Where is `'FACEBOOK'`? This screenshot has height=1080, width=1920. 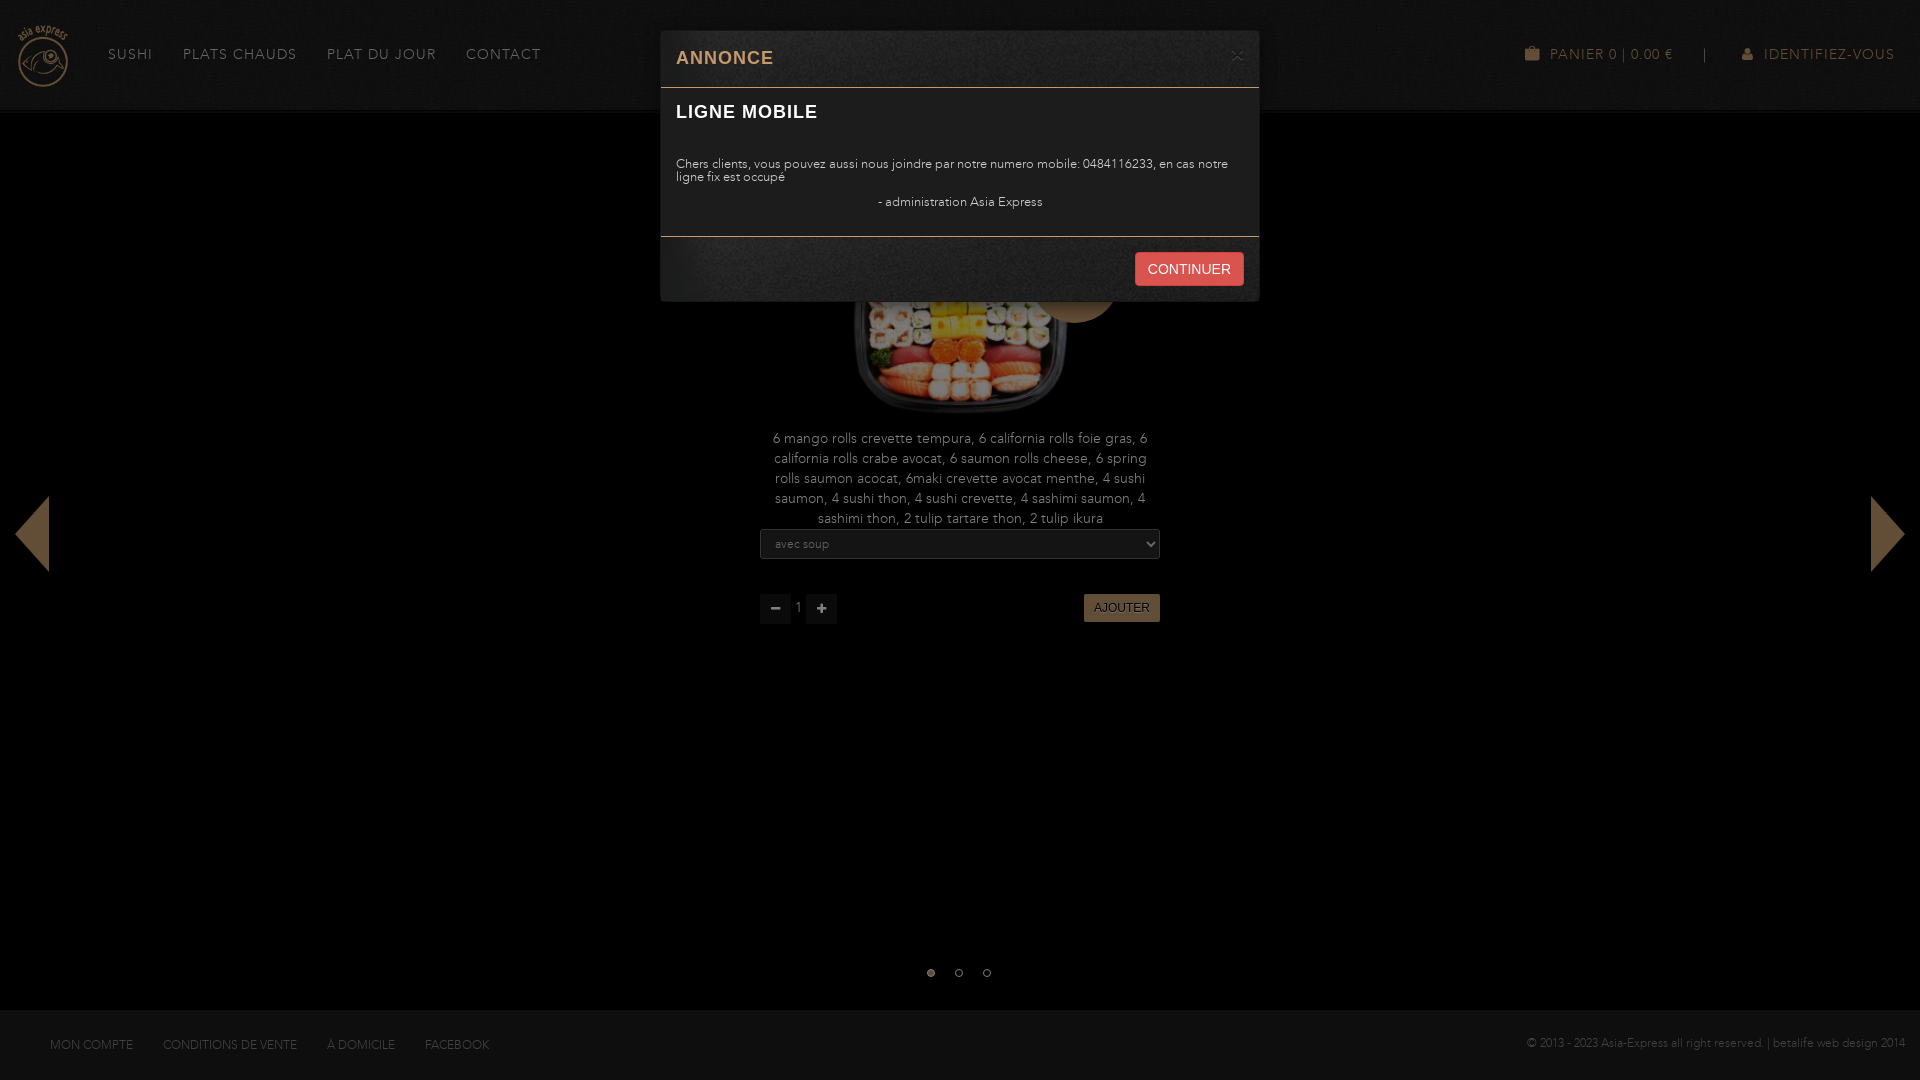
'FACEBOOK' is located at coordinates (455, 1044).